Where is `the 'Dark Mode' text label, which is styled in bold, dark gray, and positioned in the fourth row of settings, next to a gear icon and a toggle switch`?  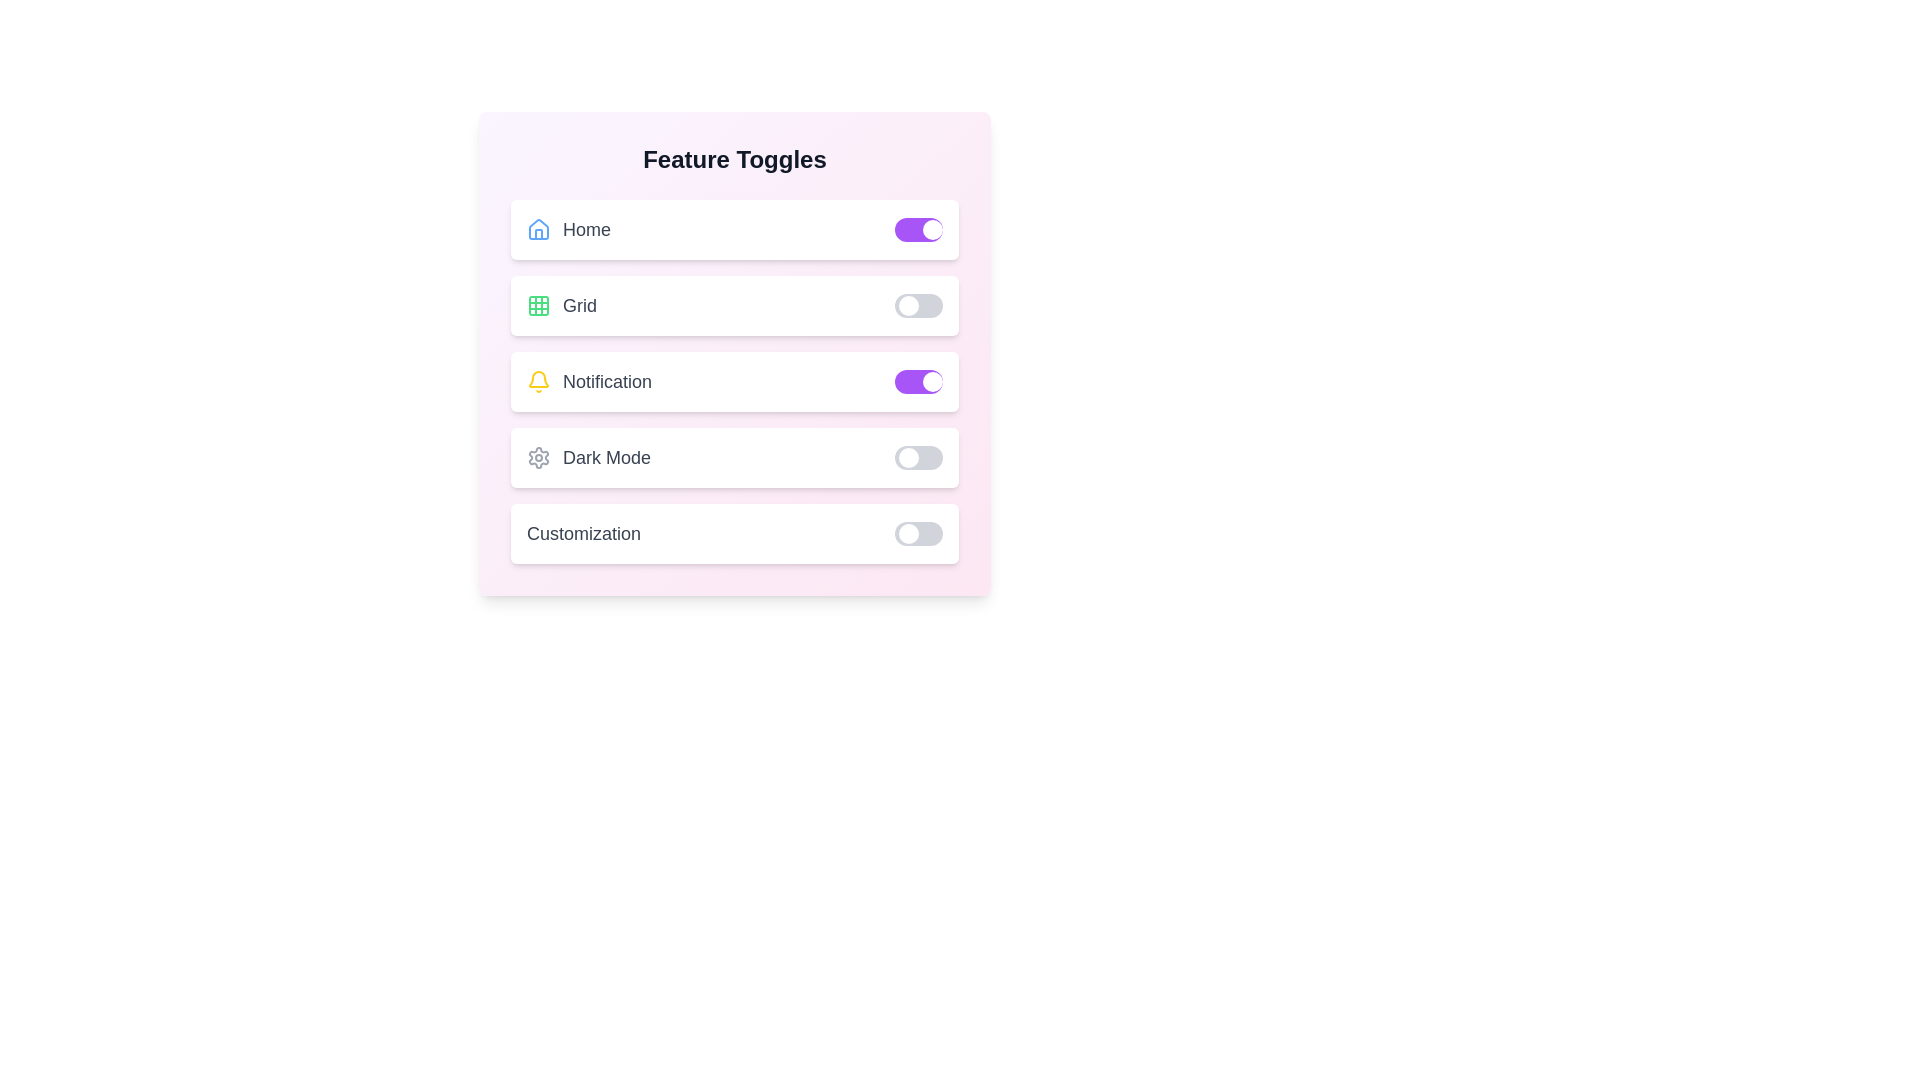
the 'Dark Mode' text label, which is styled in bold, dark gray, and positioned in the fourth row of settings, next to a gear icon and a toggle switch is located at coordinates (606, 458).